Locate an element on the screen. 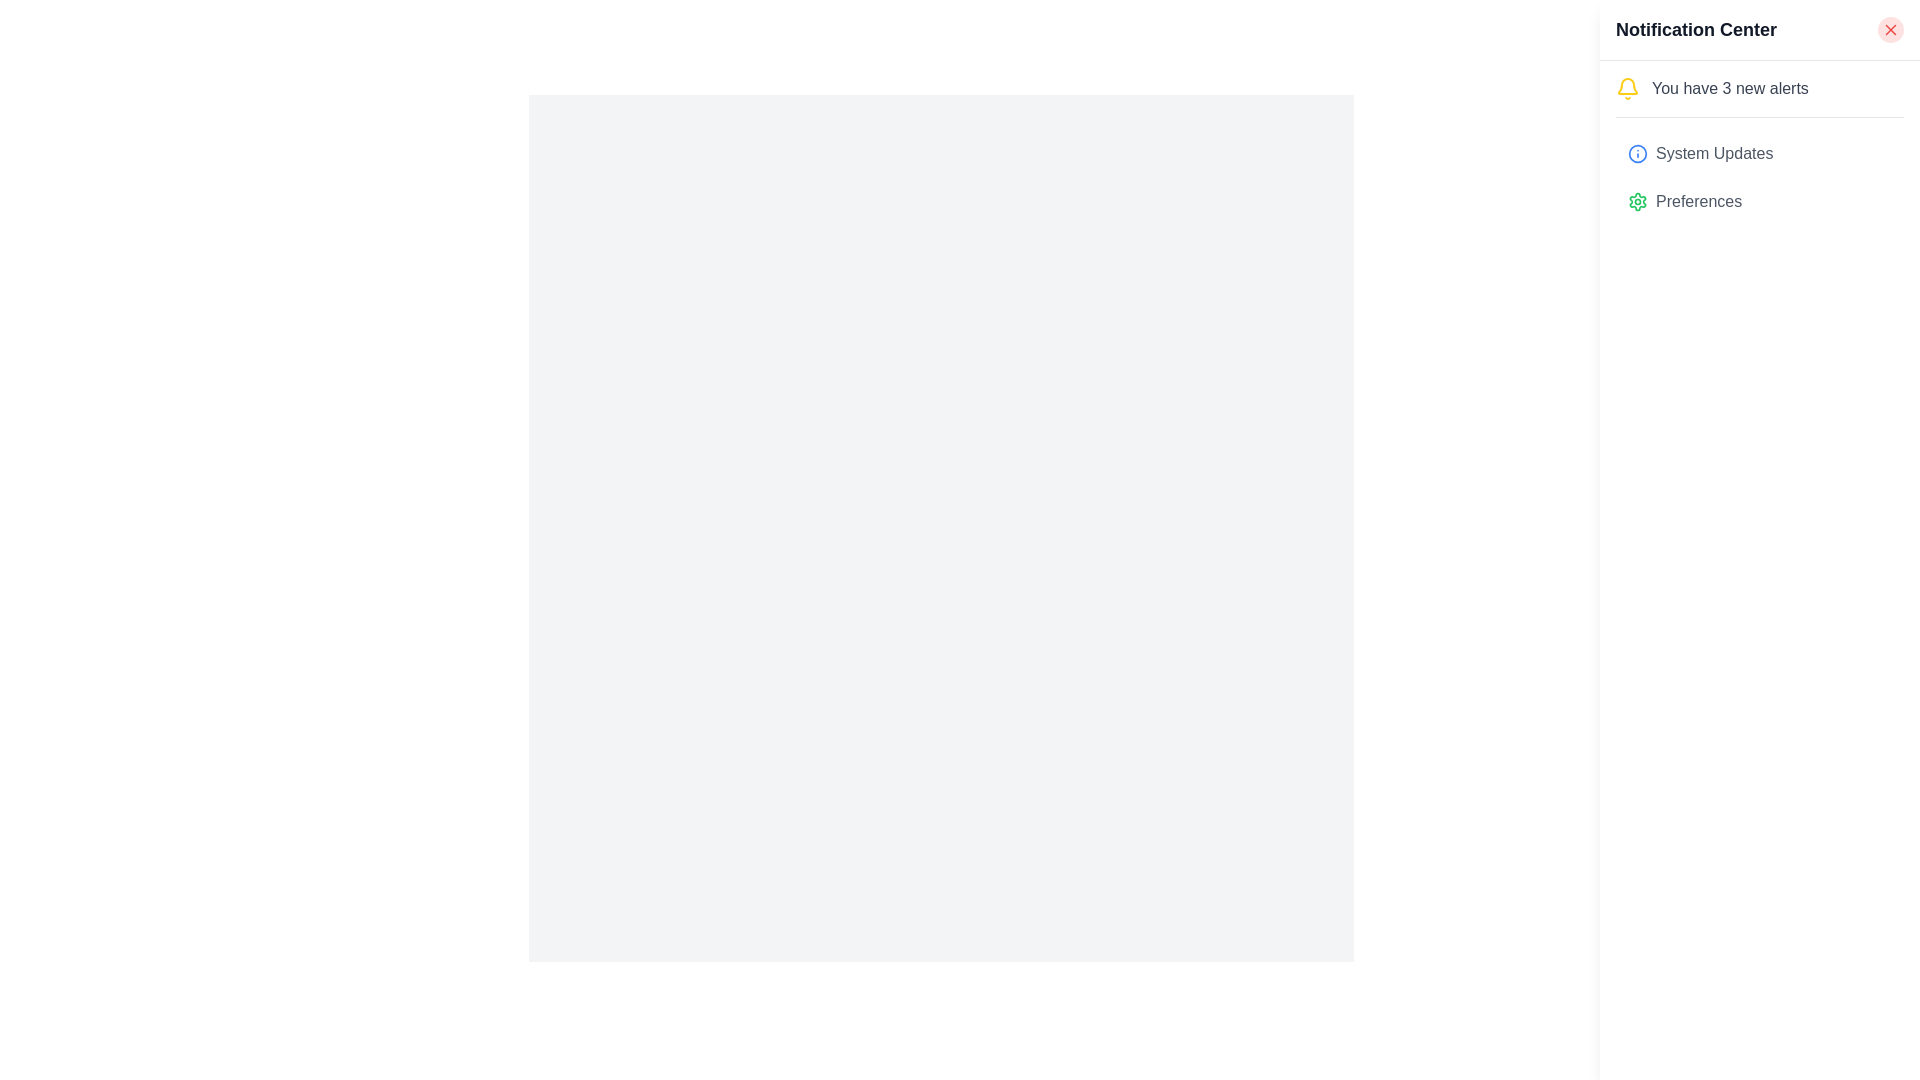  the Preferences Button located is located at coordinates (1760, 201).